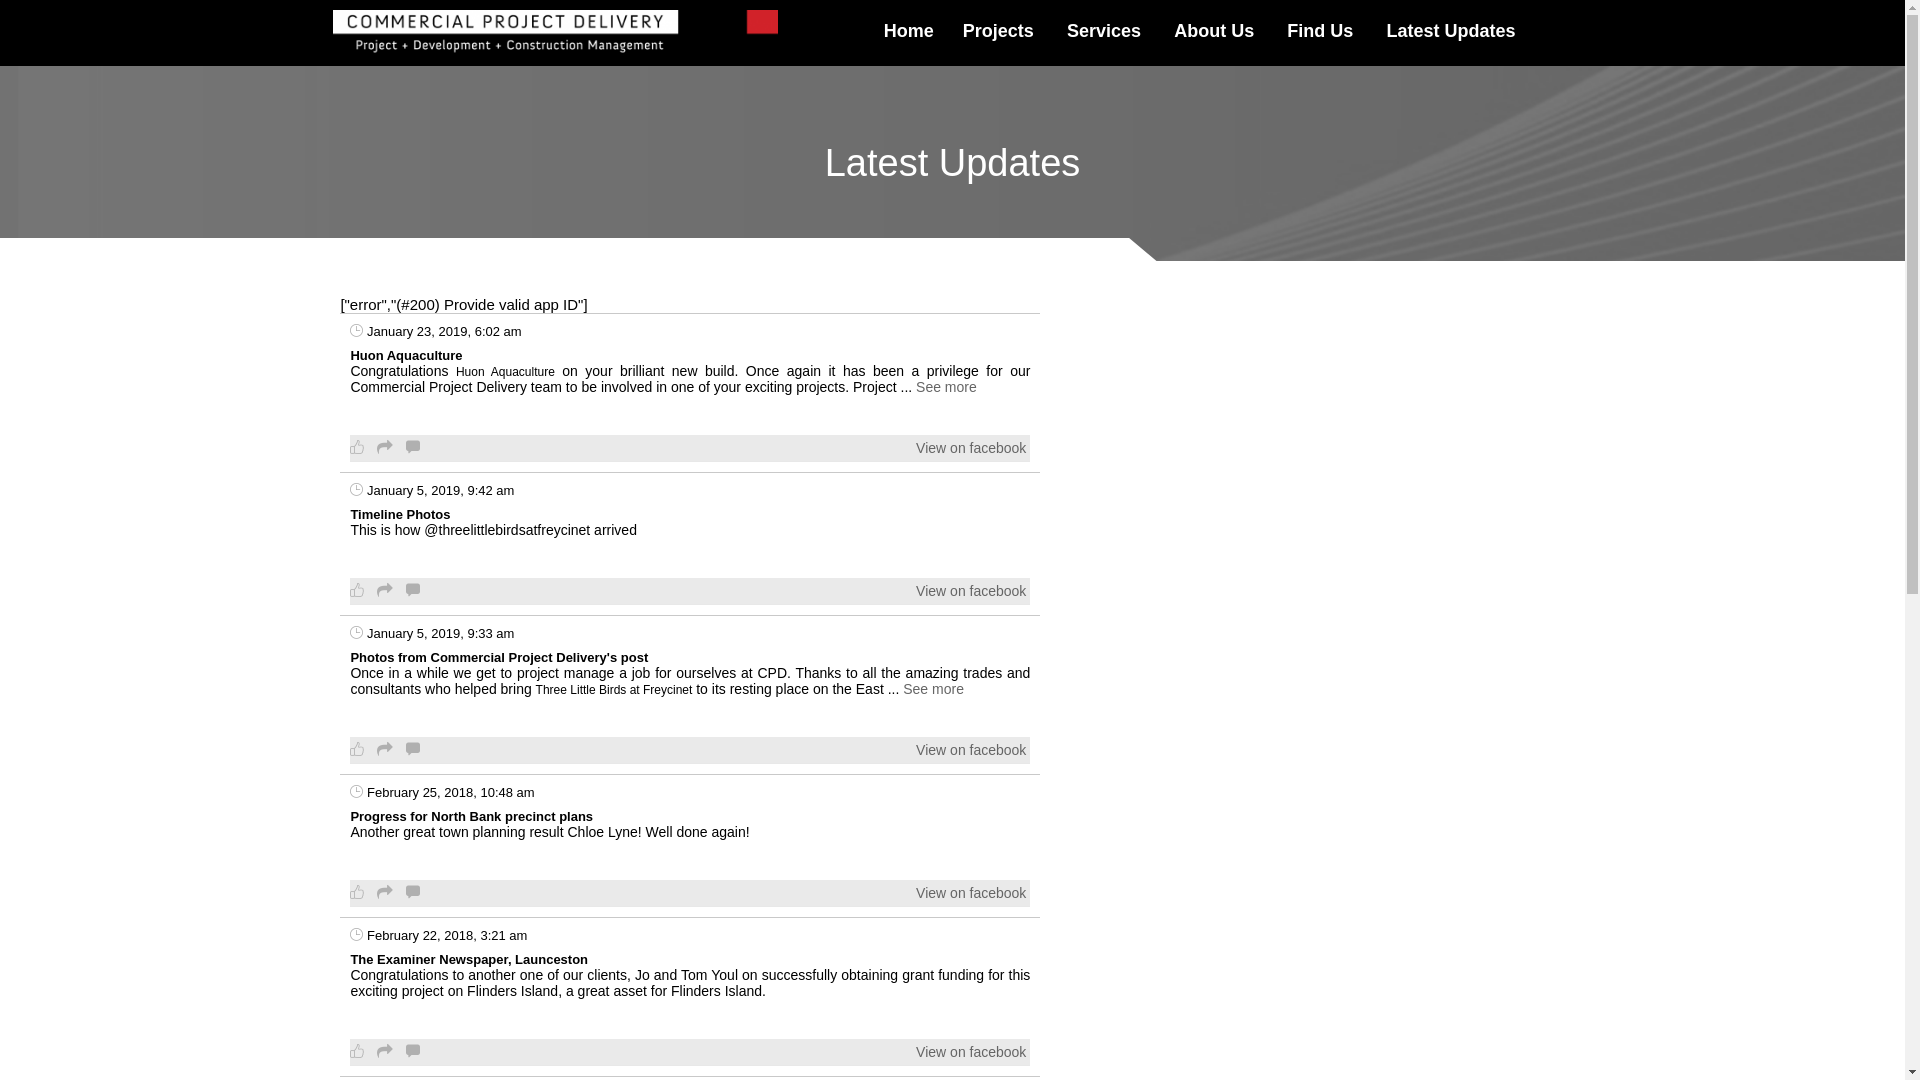 The image size is (1920, 1080). Describe the element at coordinates (1451, 31) in the screenshot. I see `'Latest Updates'` at that location.